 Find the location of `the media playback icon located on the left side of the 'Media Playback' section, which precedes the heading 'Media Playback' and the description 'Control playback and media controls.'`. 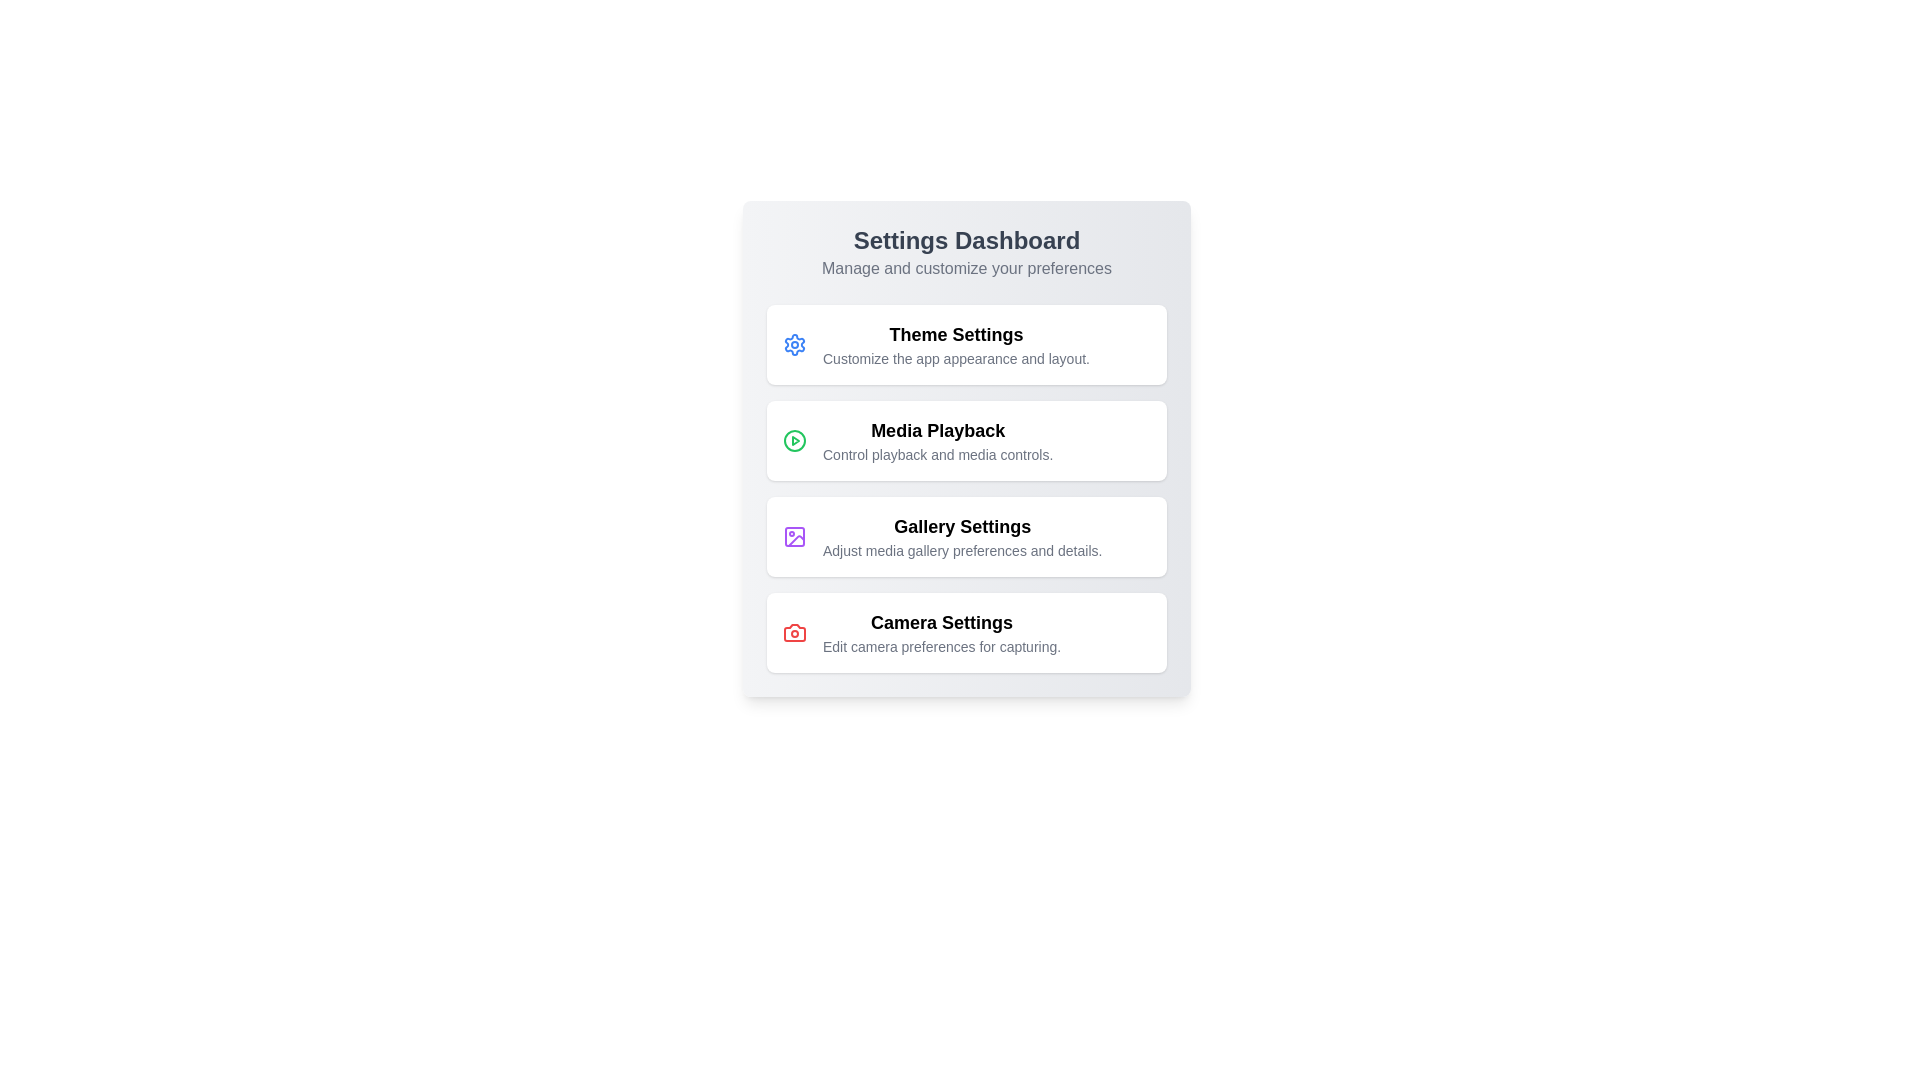

the media playback icon located on the left side of the 'Media Playback' section, which precedes the heading 'Media Playback' and the description 'Control playback and media controls.' is located at coordinates (794, 439).